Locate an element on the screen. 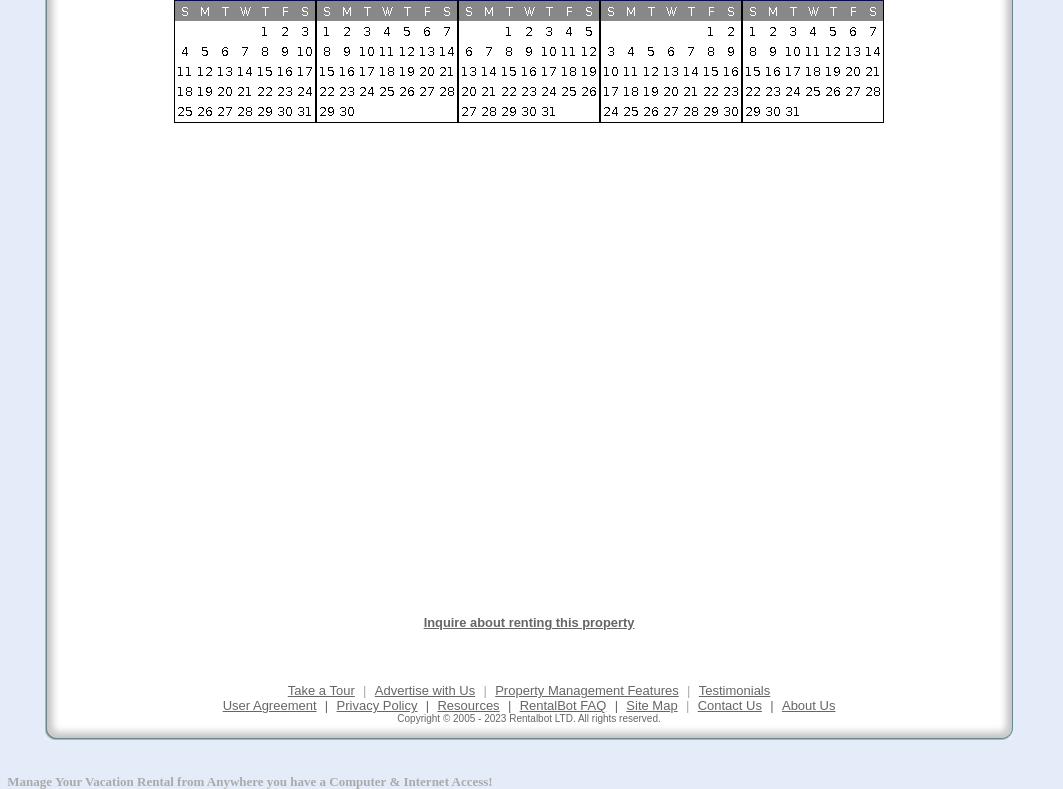  'RentalBot FAQ' is located at coordinates (561, 704).